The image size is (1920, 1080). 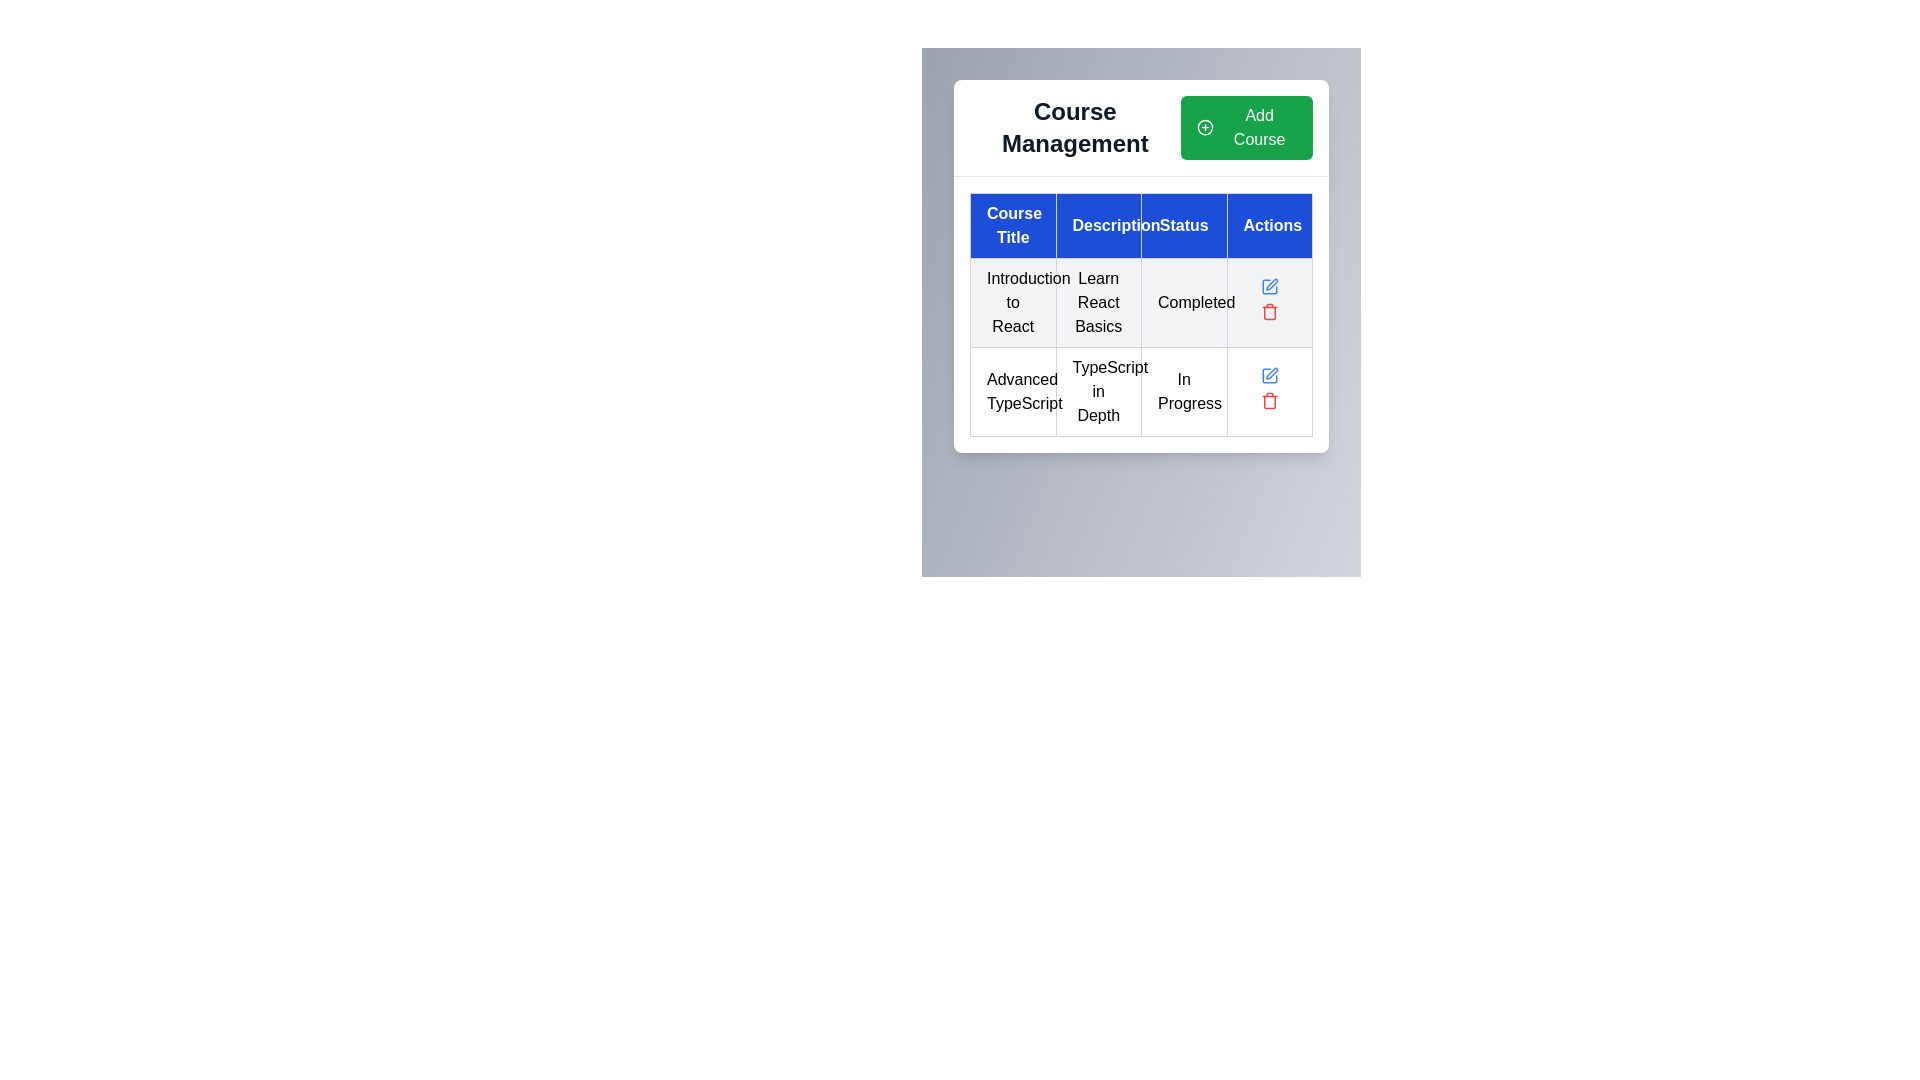 I want to click on the text cell containing 'TypeScript in Depth', which is located in the second row and second column of the table under the 'Description' header, so click(x=1097, y=392).